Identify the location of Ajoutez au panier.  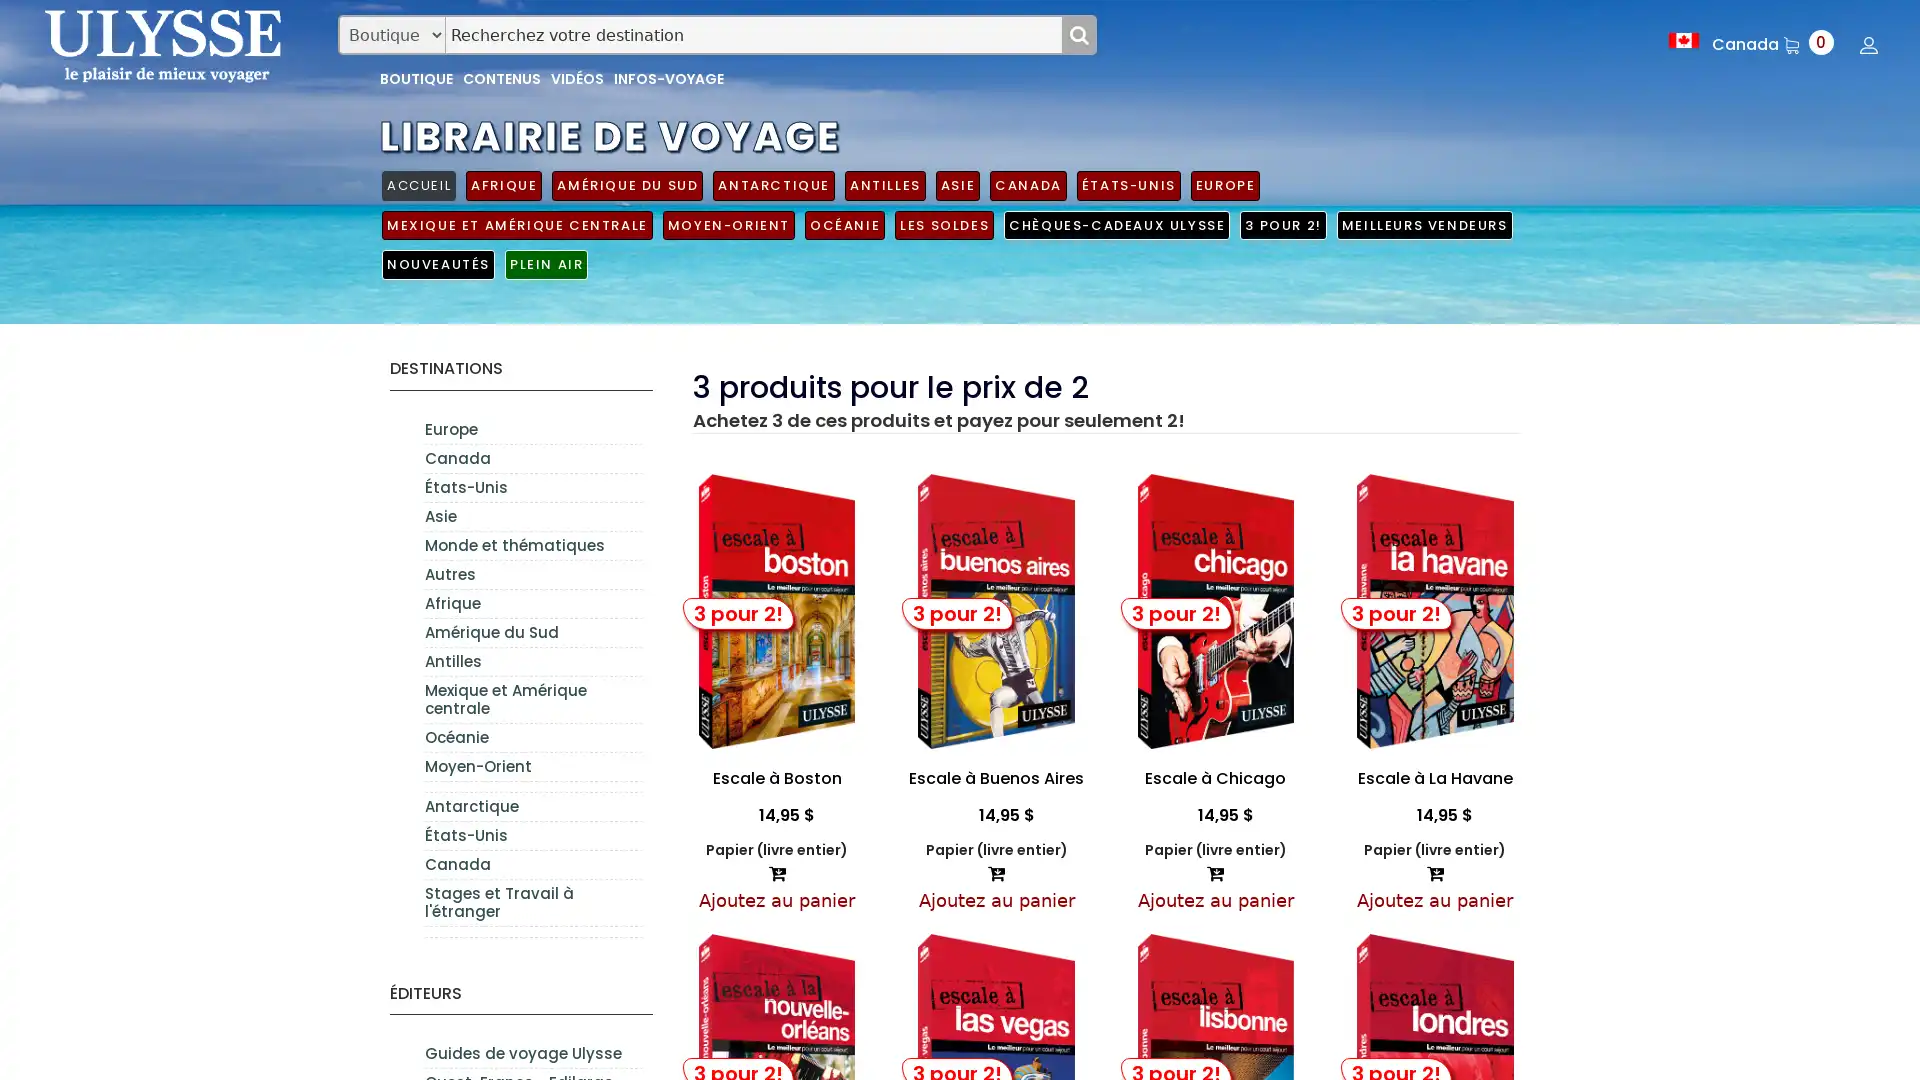
(1213, 898).